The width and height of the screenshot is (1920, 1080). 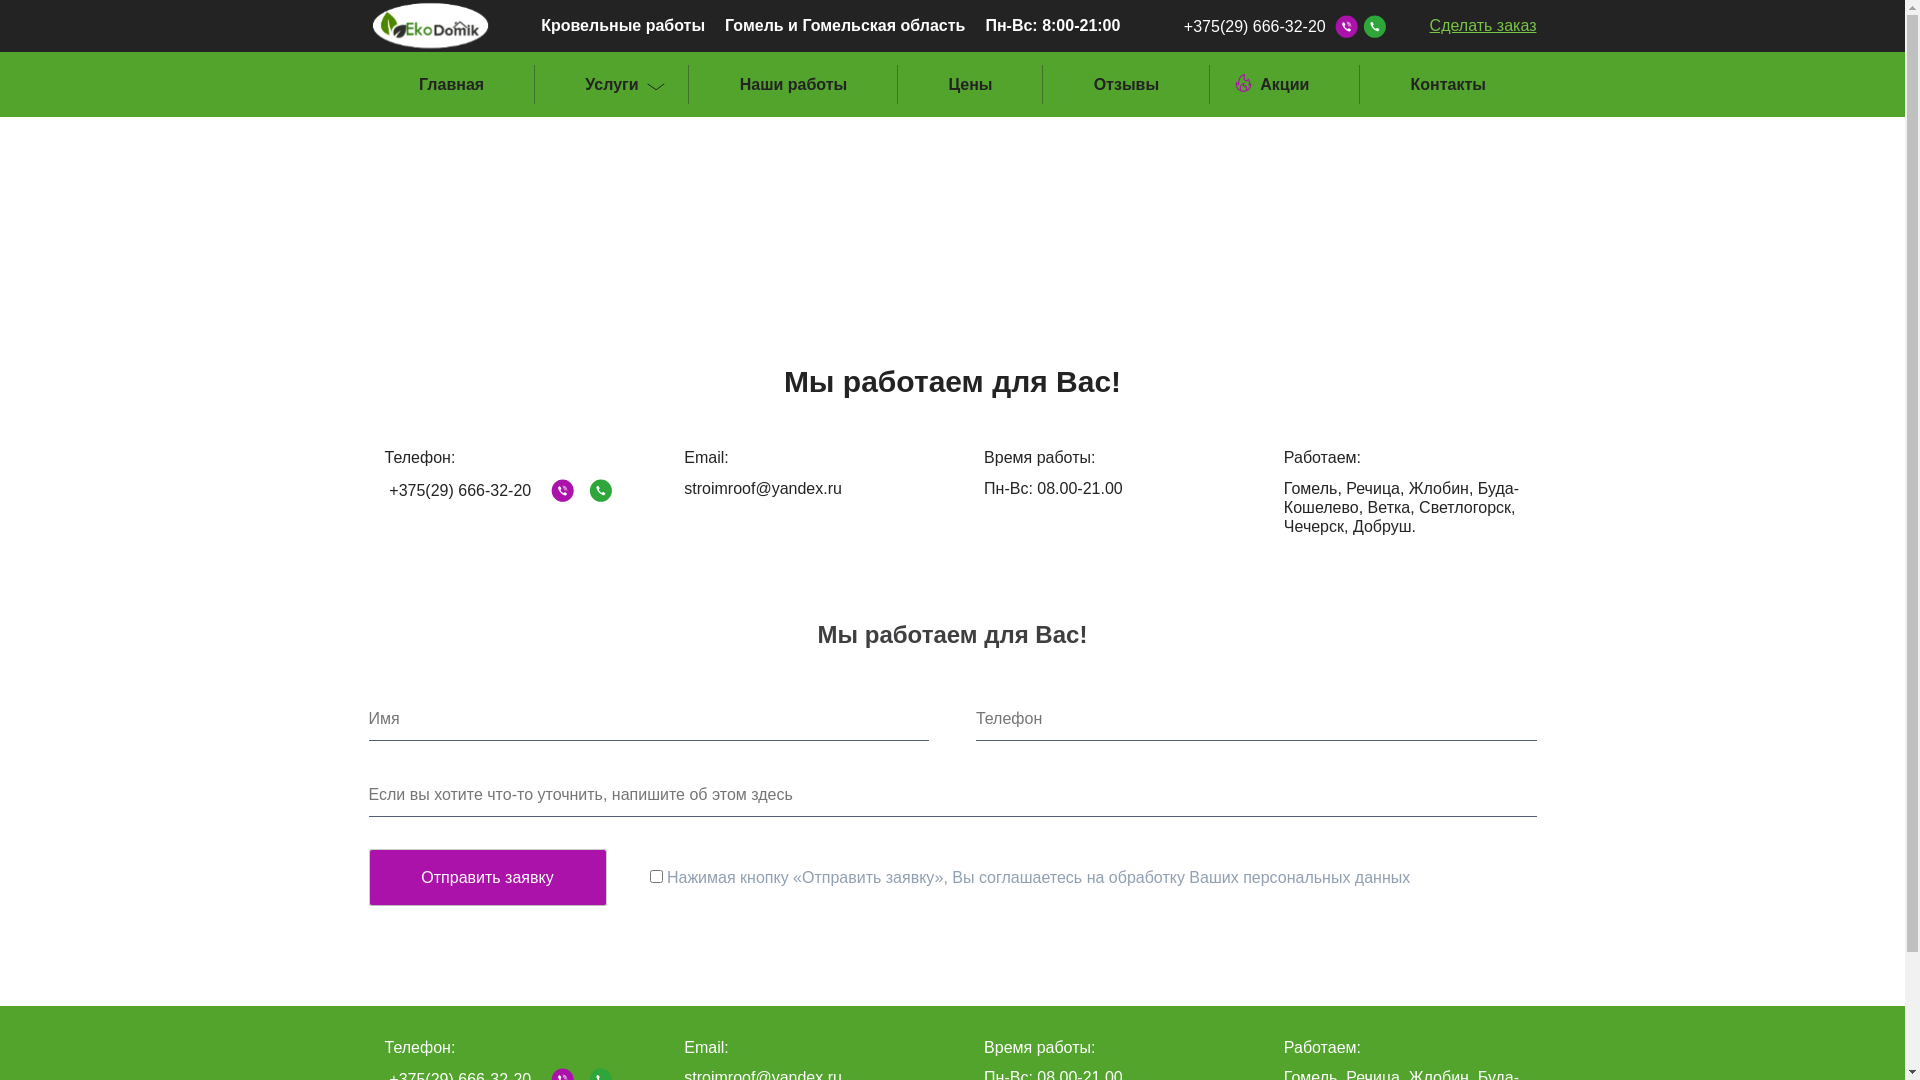 I want to click on '+375(29) 666-32-20', so click(x=458, y=490).